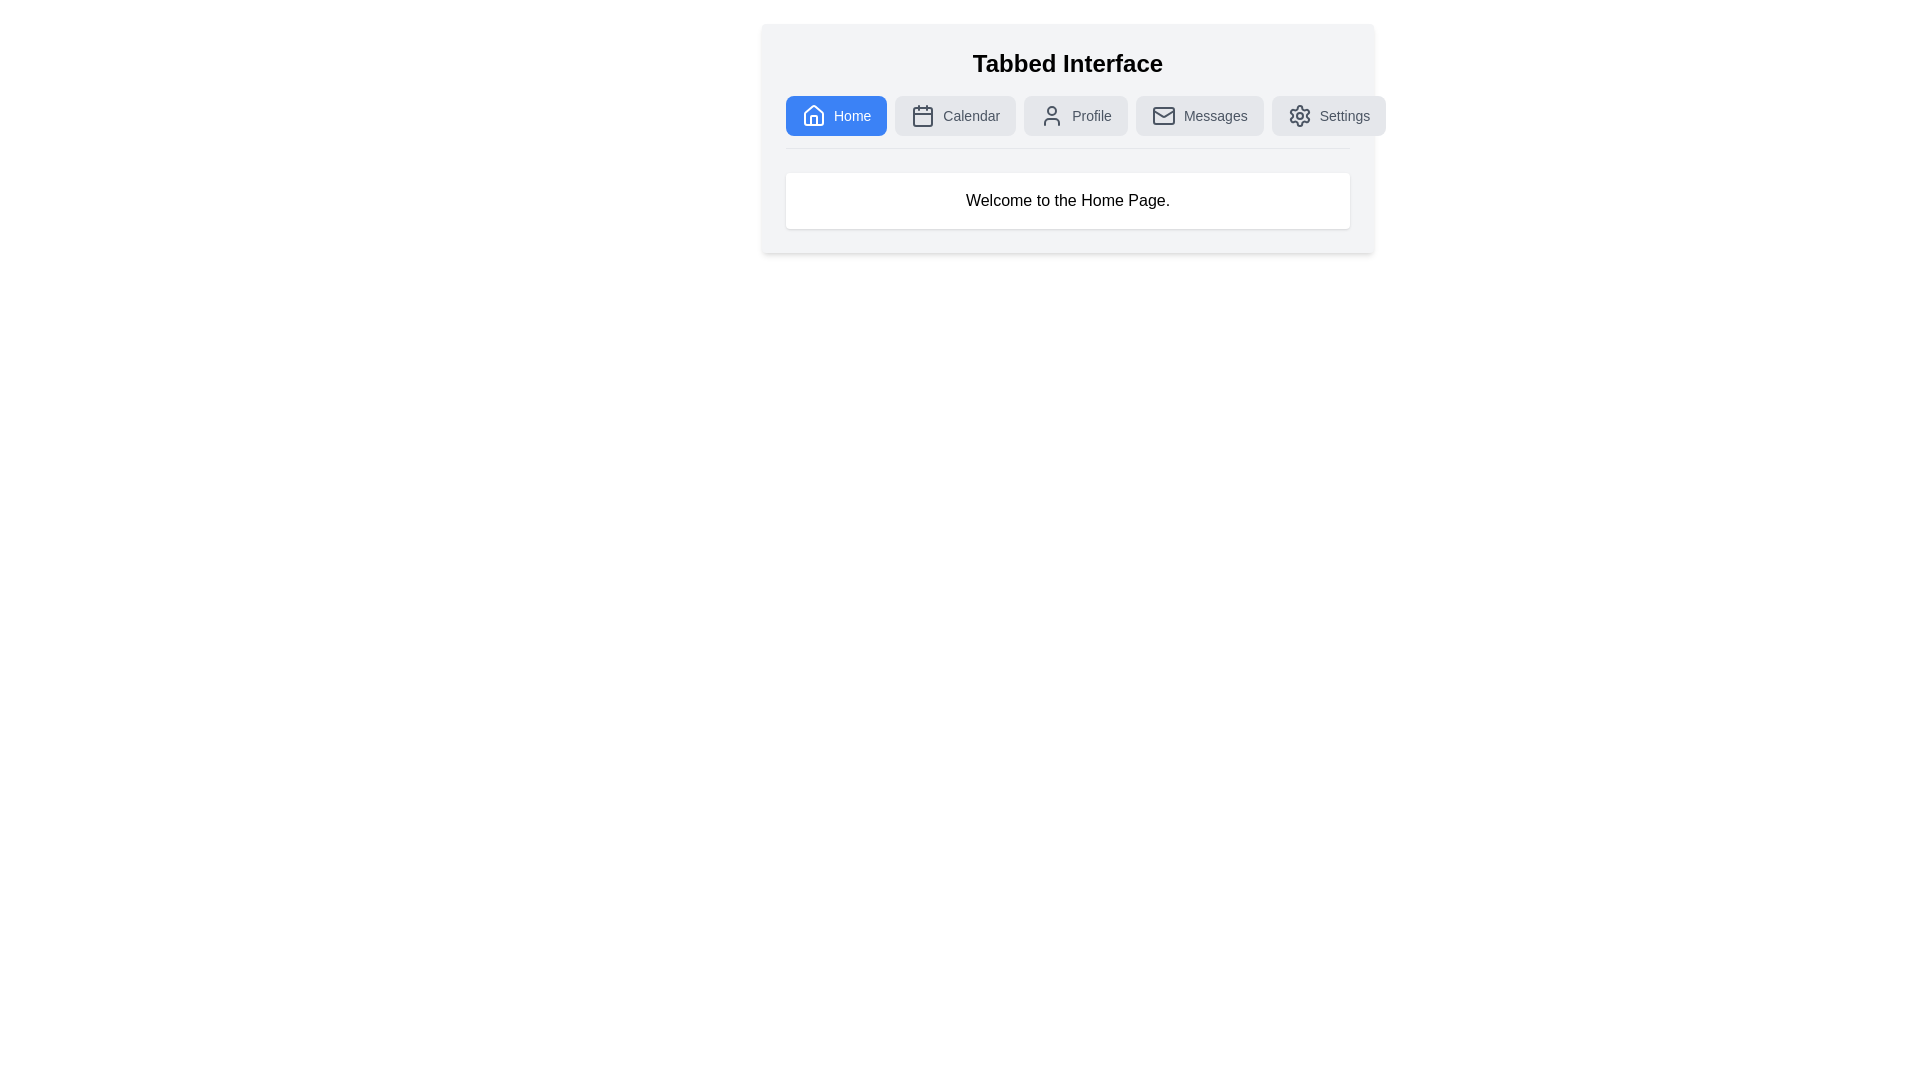 The height and width of the screenshot is (1080, 1920). I want to click on light gray rectangular shape within the envelope icon in the 'Messages' tab using developer tools, so click(1163, 115).